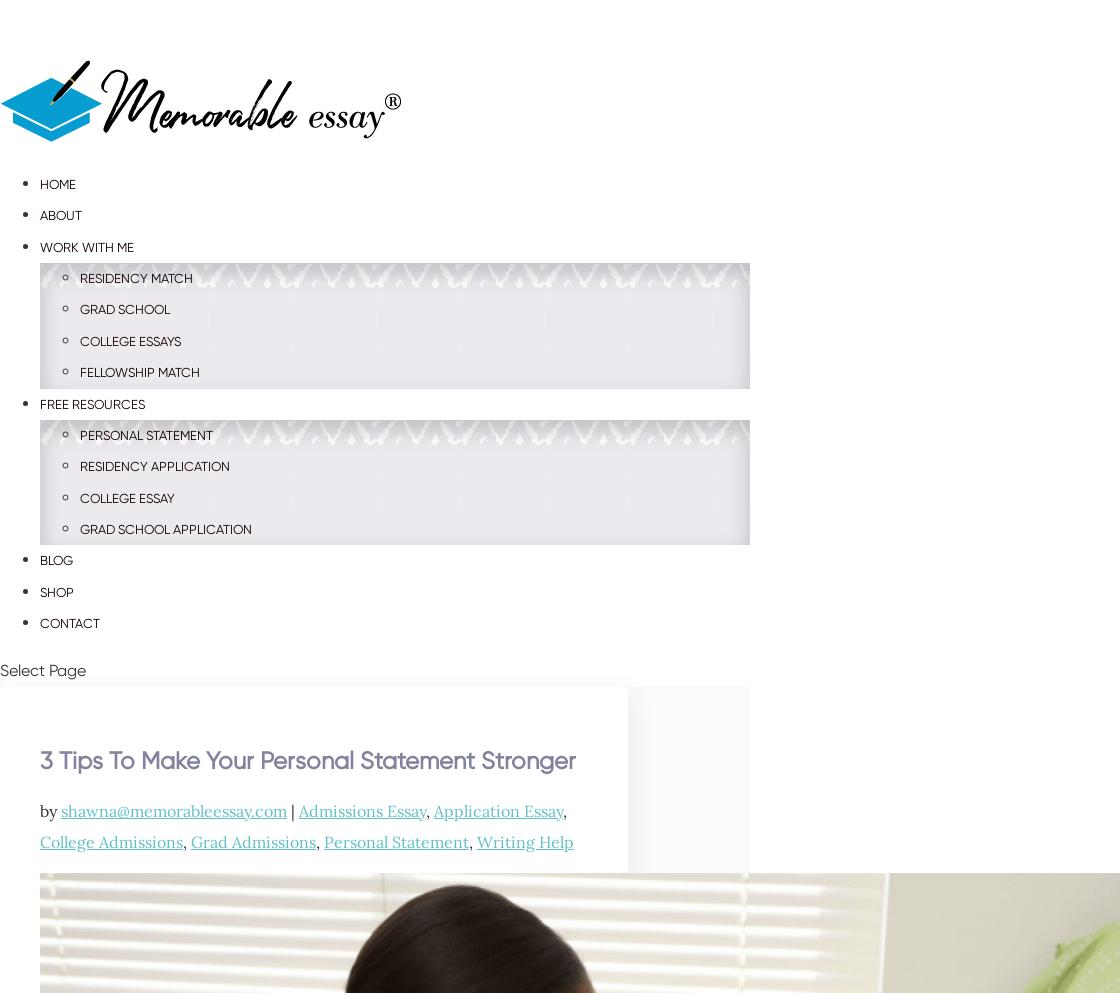 The width and height of the screenshot is (1120, 993). Describe the element at coordinates (79, 496) in the screenshot. I see `'College Essay'` at that location.